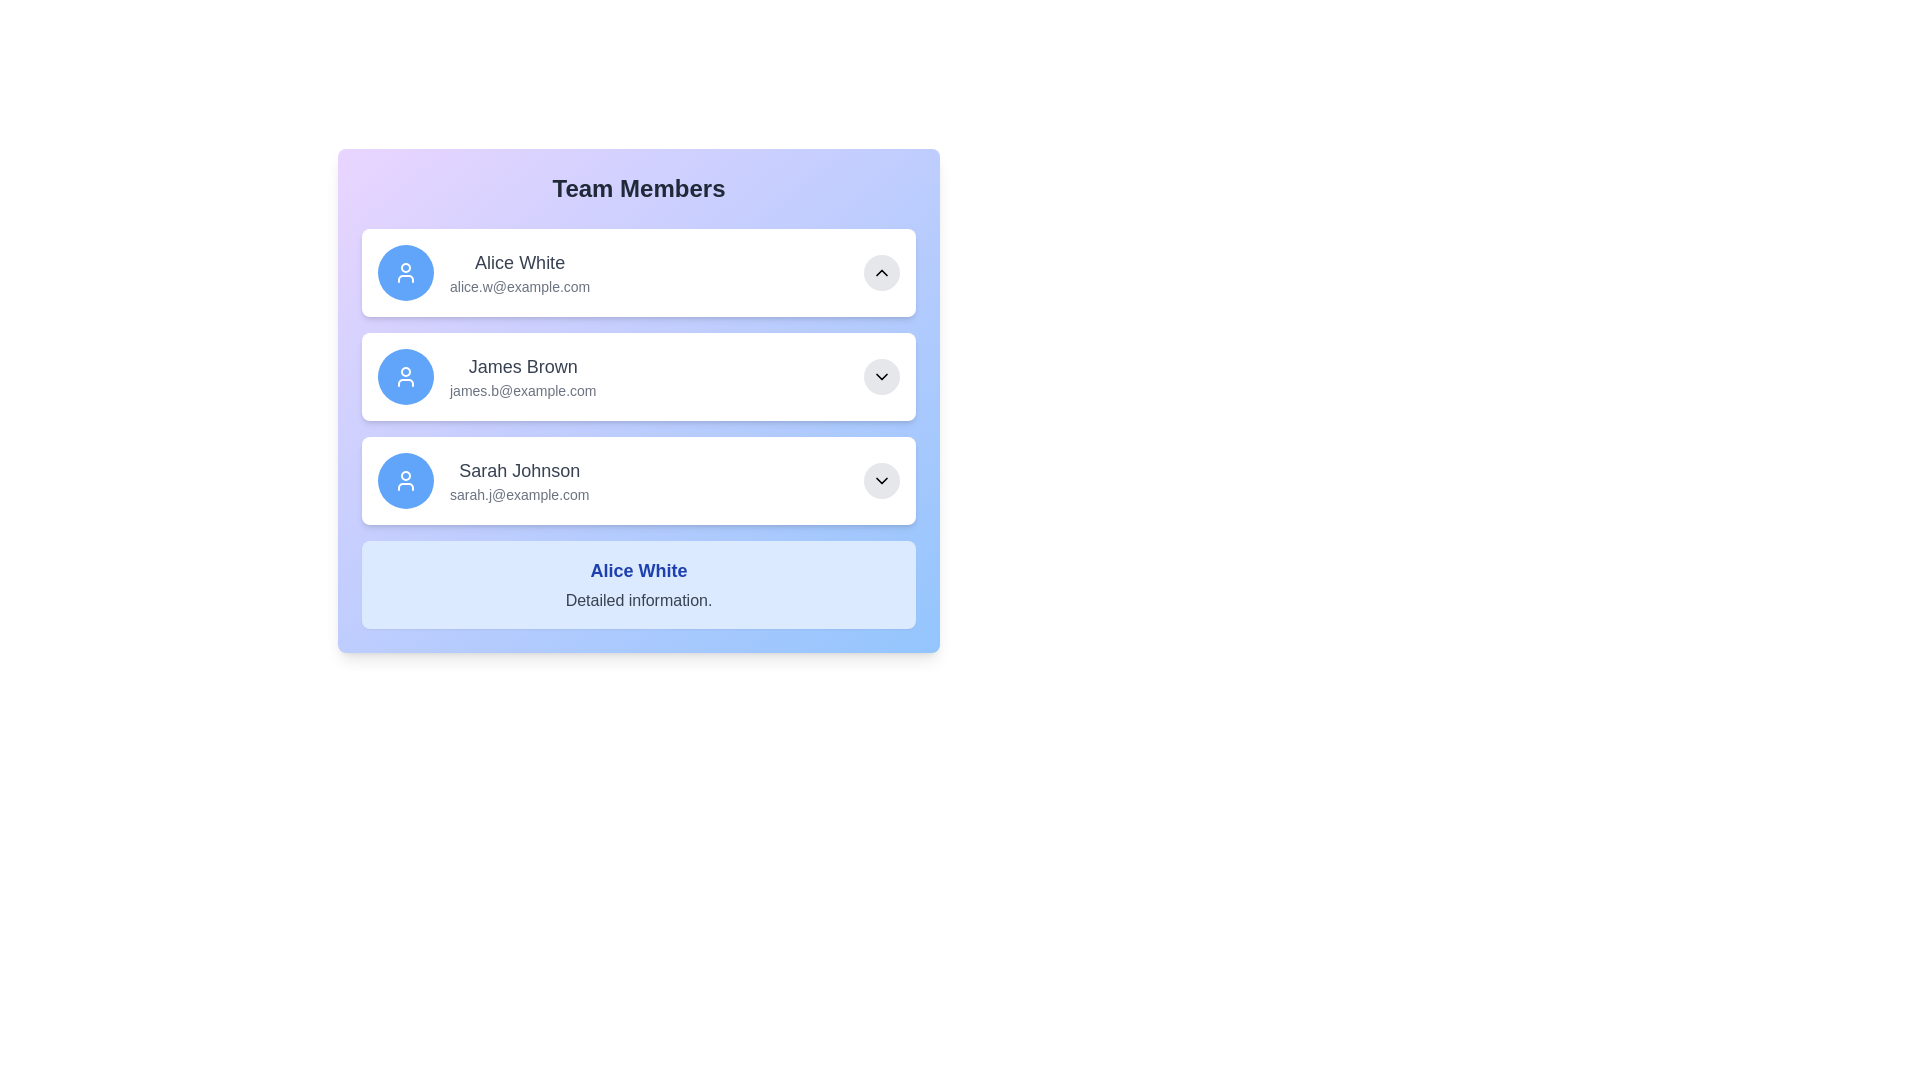  What do you see at coordinates (881, 377) in the screenshot?
I see `the downward-pointing chevron icon button with a light gray background located at the far right of the 'James Brown' user card entry to observe its hover effects` at bounding box center [881, 377].